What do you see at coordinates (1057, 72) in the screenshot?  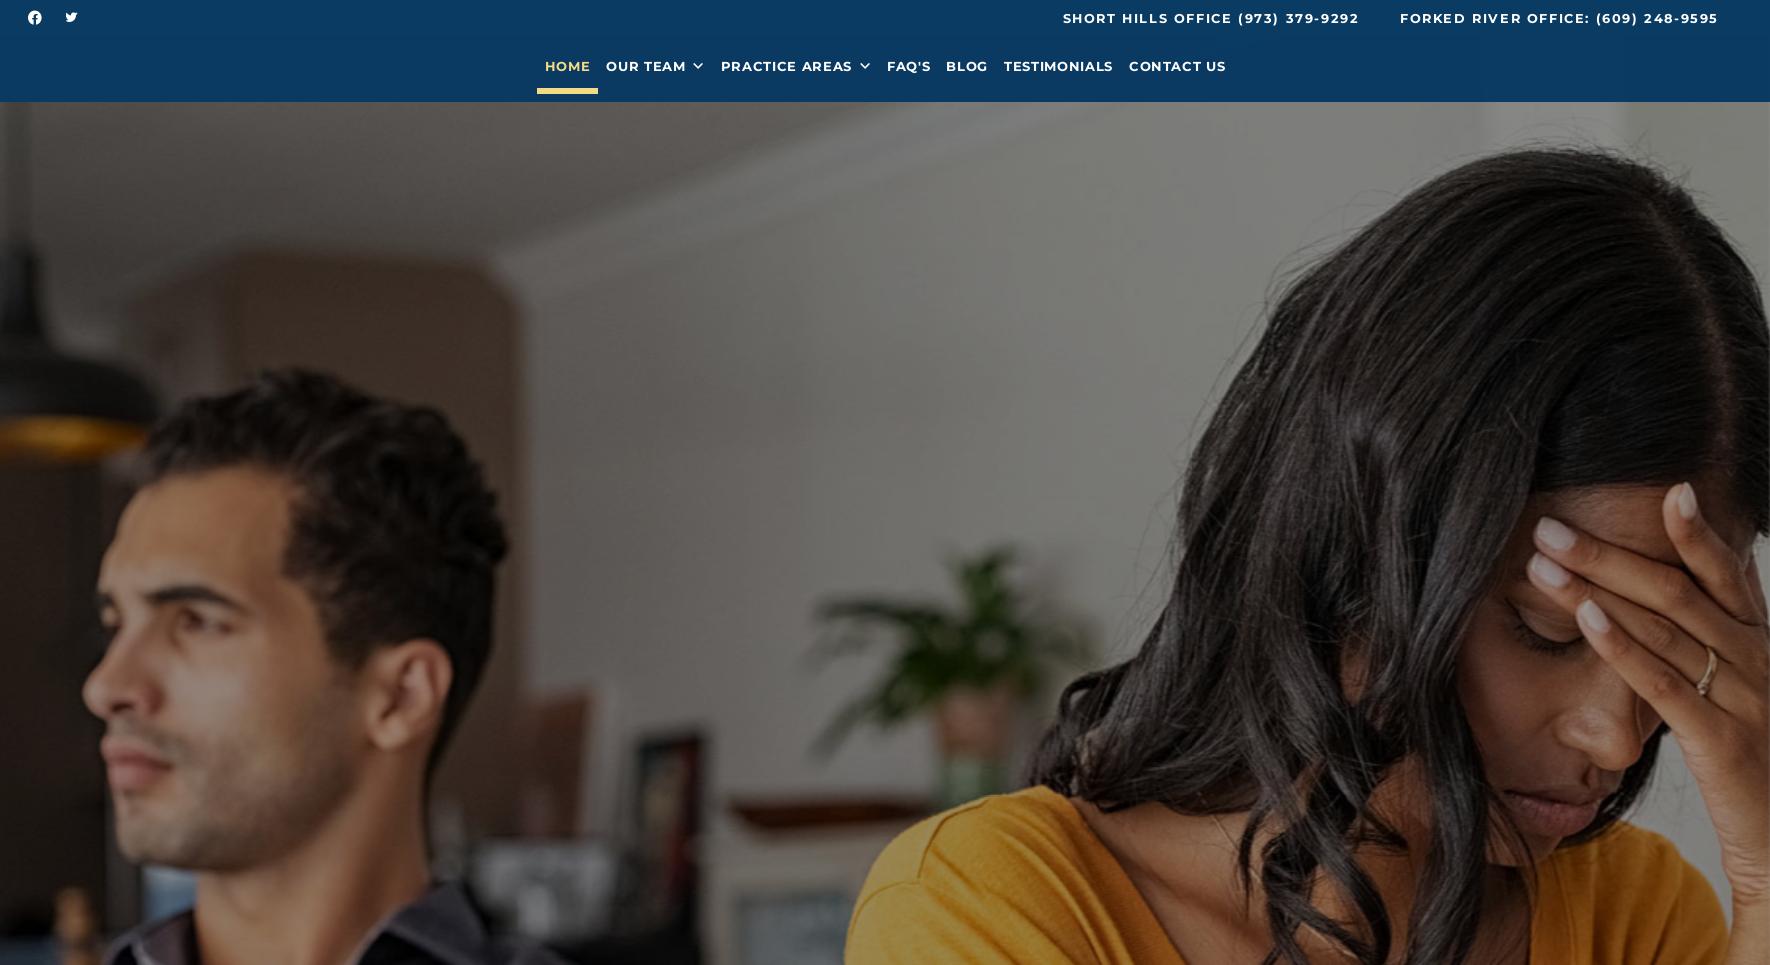 I see `'Testimonials'` at bounding box center [1057, 72].